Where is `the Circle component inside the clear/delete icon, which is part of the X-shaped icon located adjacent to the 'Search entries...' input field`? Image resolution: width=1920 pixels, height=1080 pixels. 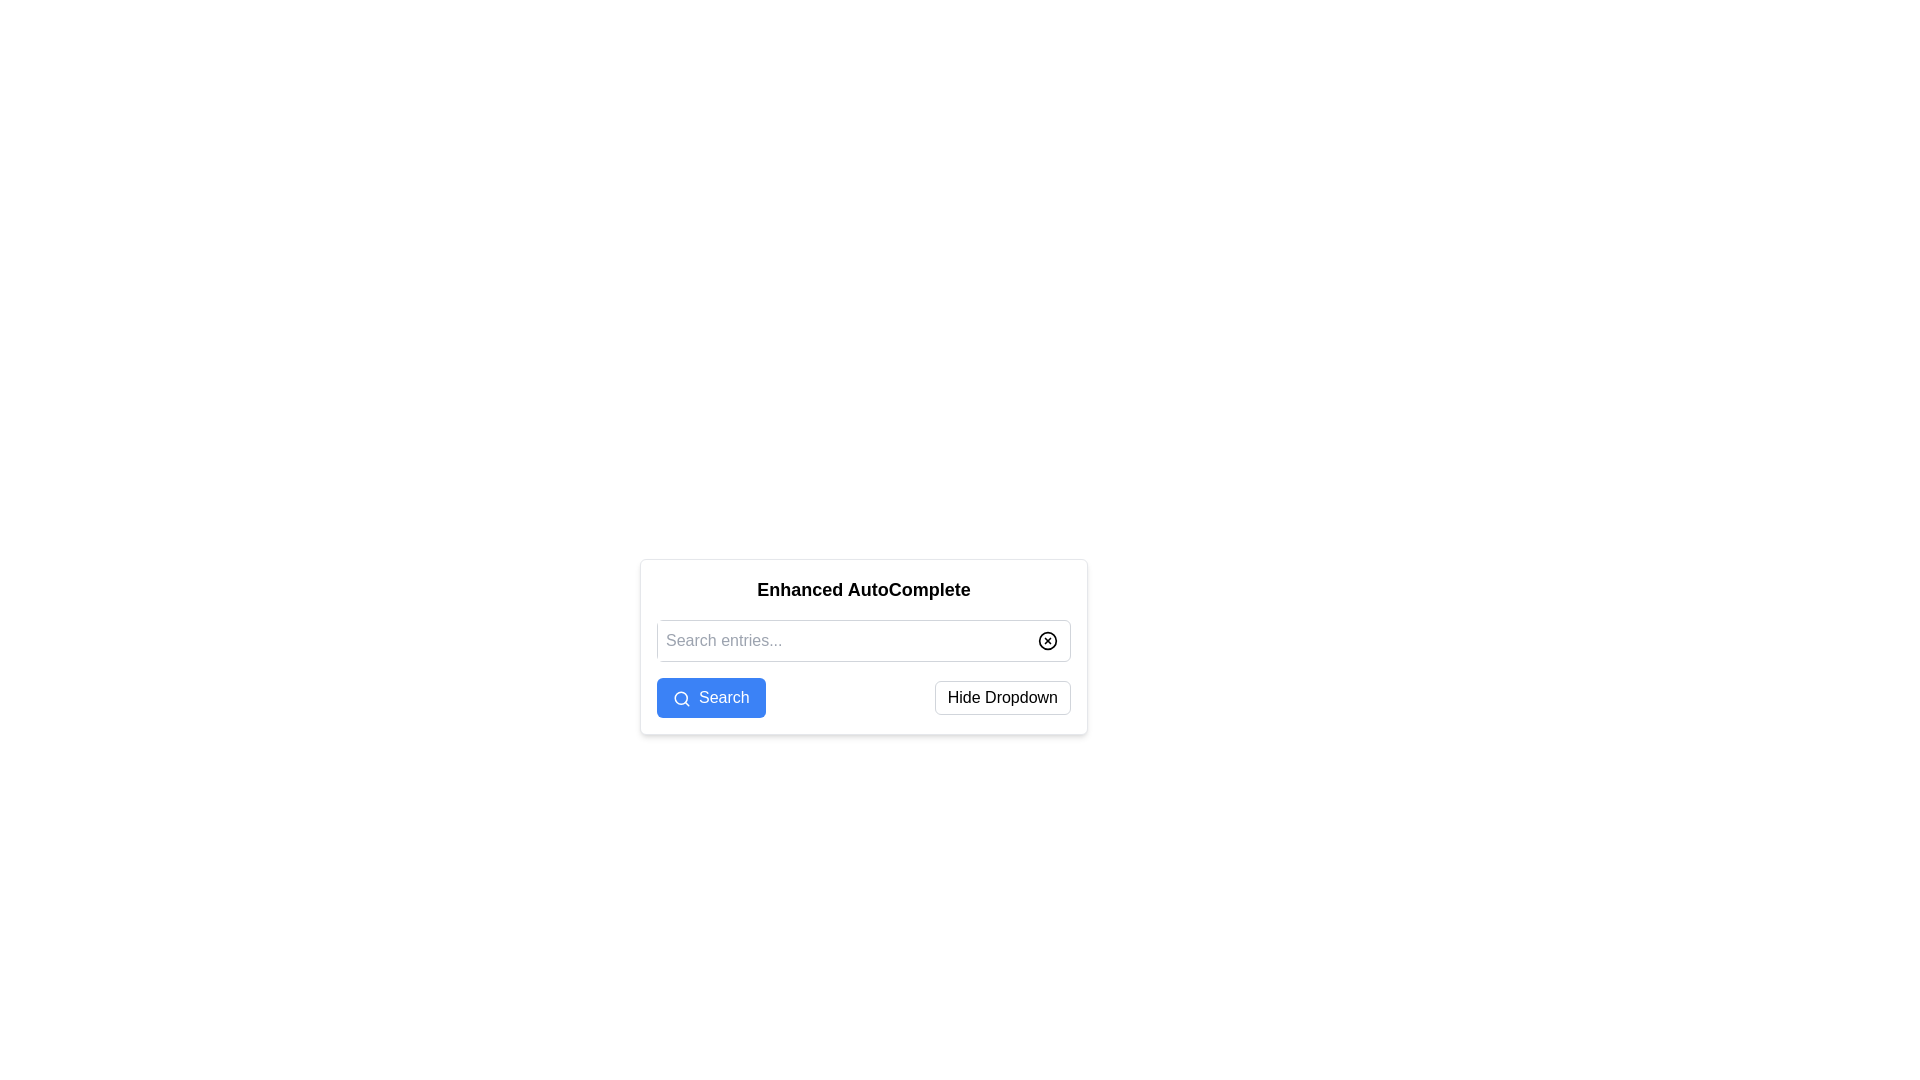 the Circle component inside the clear/delete icon, which is part of the X-shaped icon located adjacent to the 'Search entries...' input field is located at coordinates (1046, 640).